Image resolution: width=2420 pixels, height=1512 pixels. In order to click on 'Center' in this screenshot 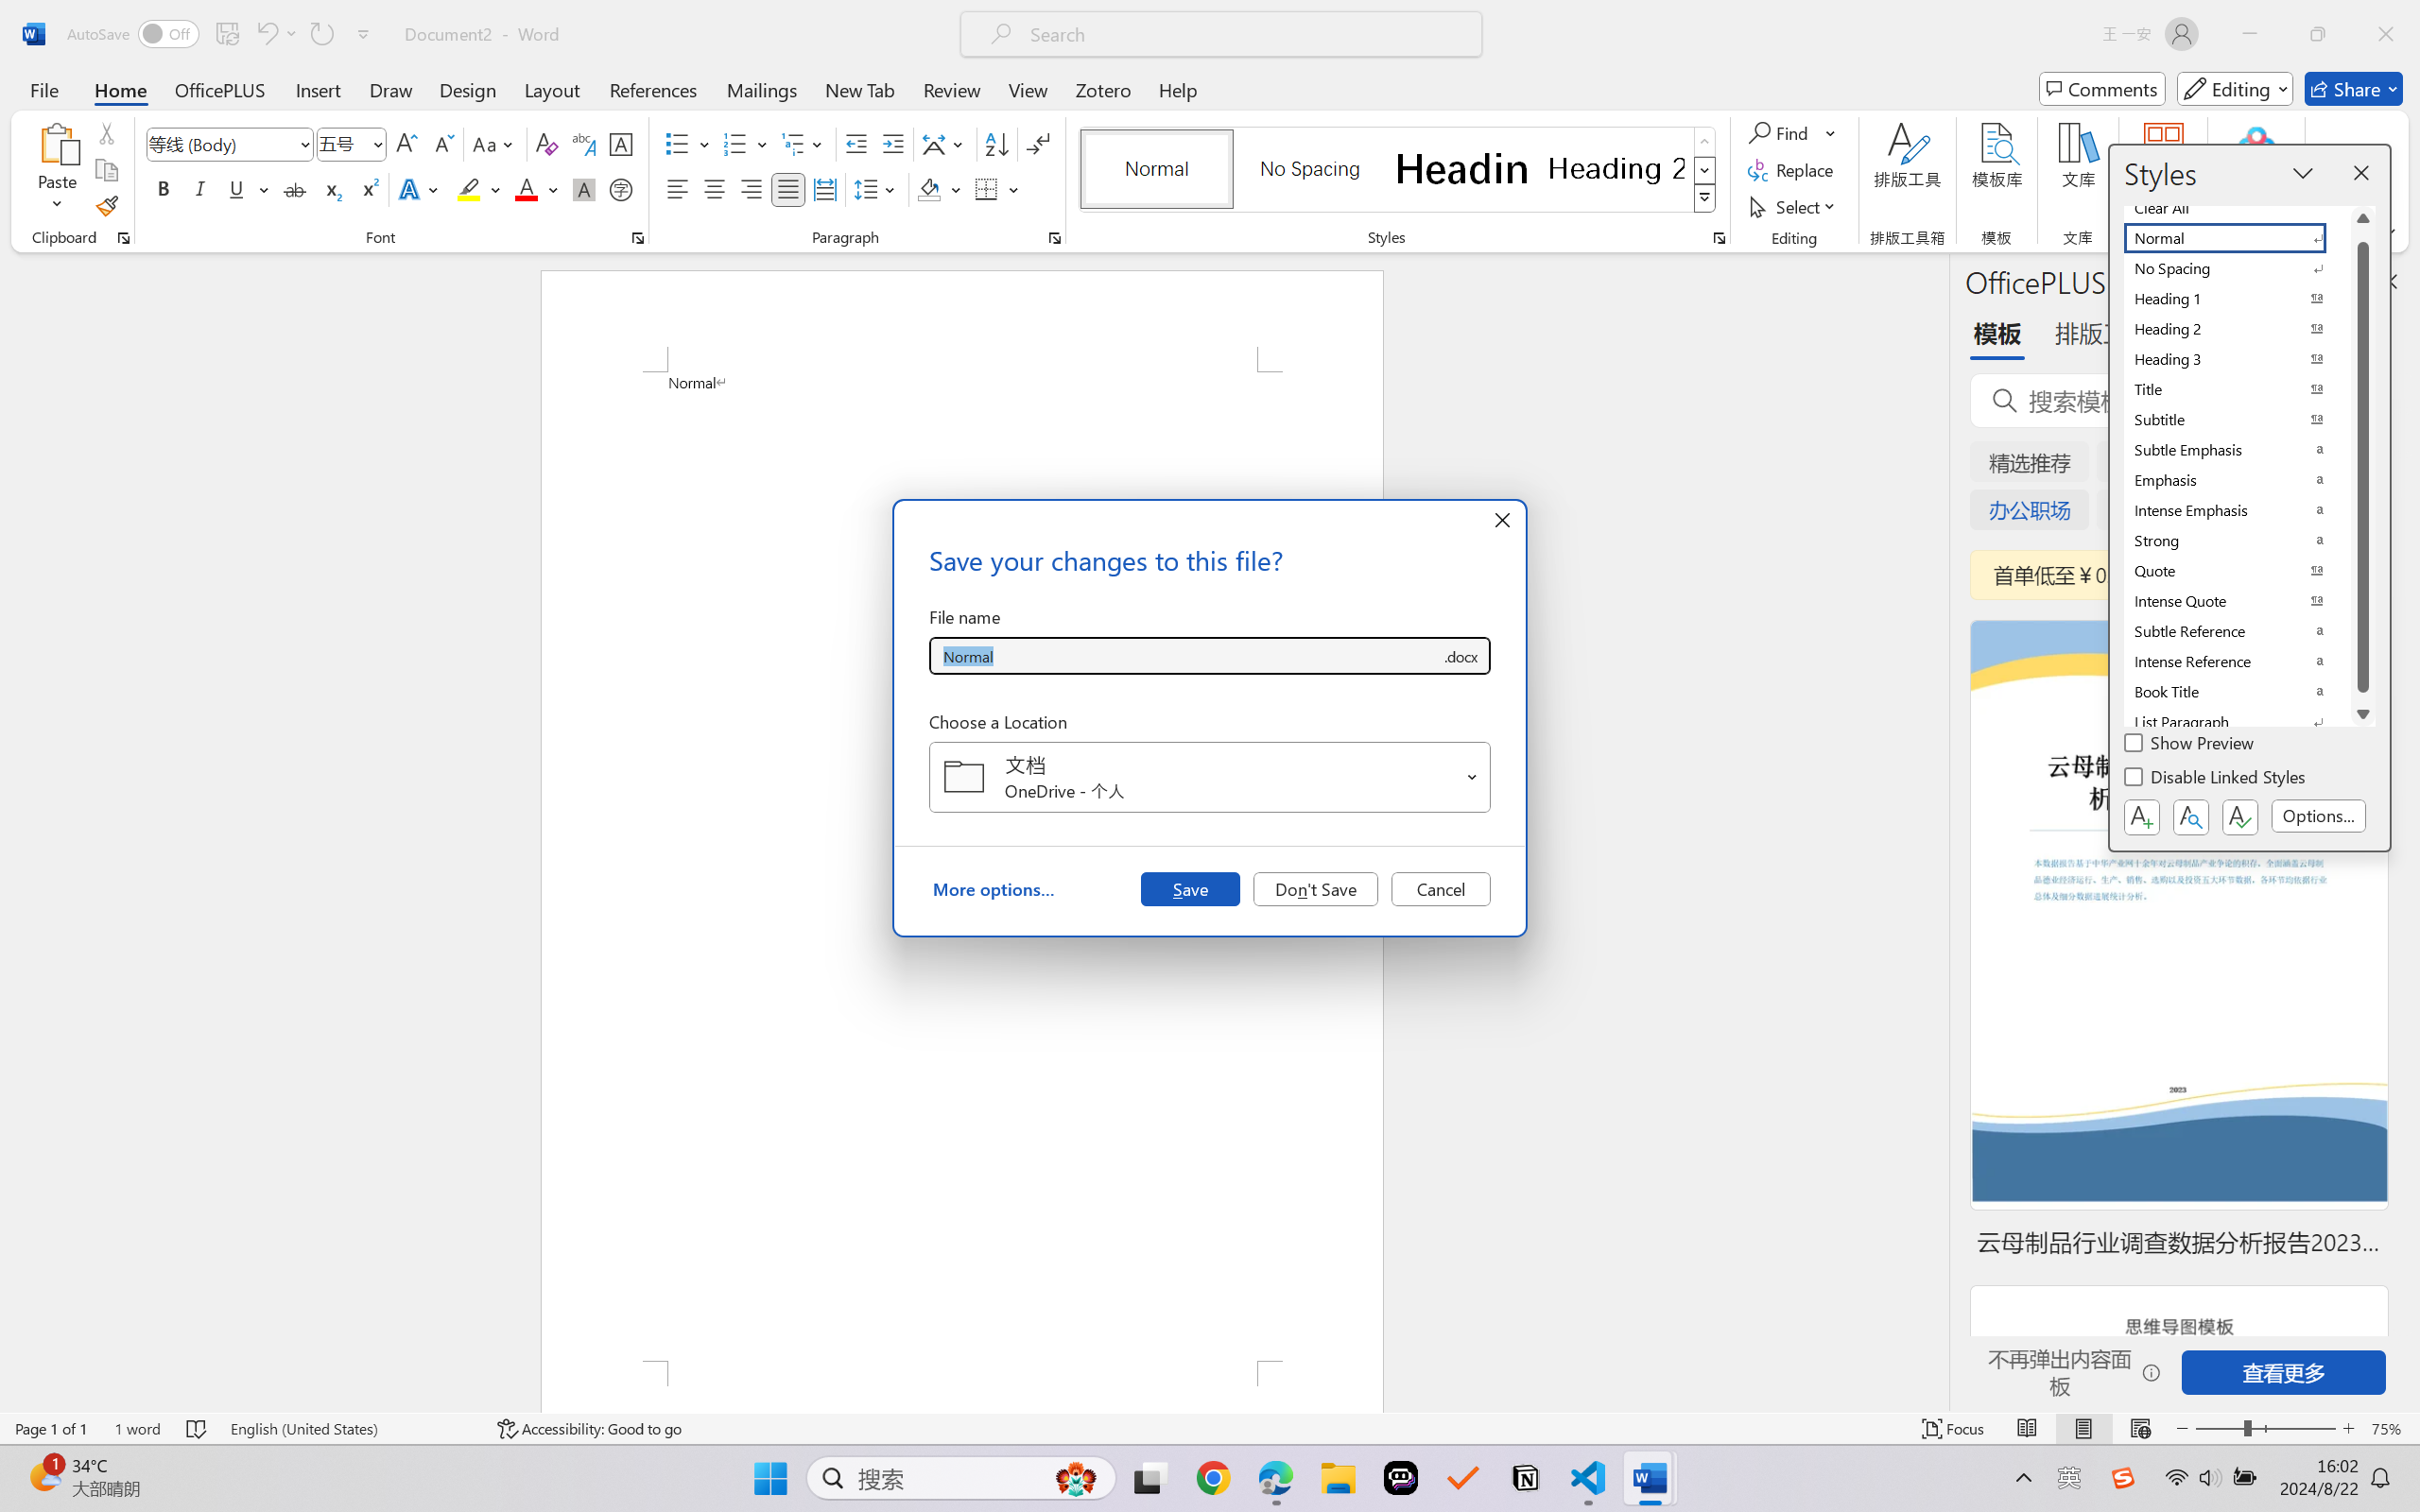, I will do `click(713, 188)`.